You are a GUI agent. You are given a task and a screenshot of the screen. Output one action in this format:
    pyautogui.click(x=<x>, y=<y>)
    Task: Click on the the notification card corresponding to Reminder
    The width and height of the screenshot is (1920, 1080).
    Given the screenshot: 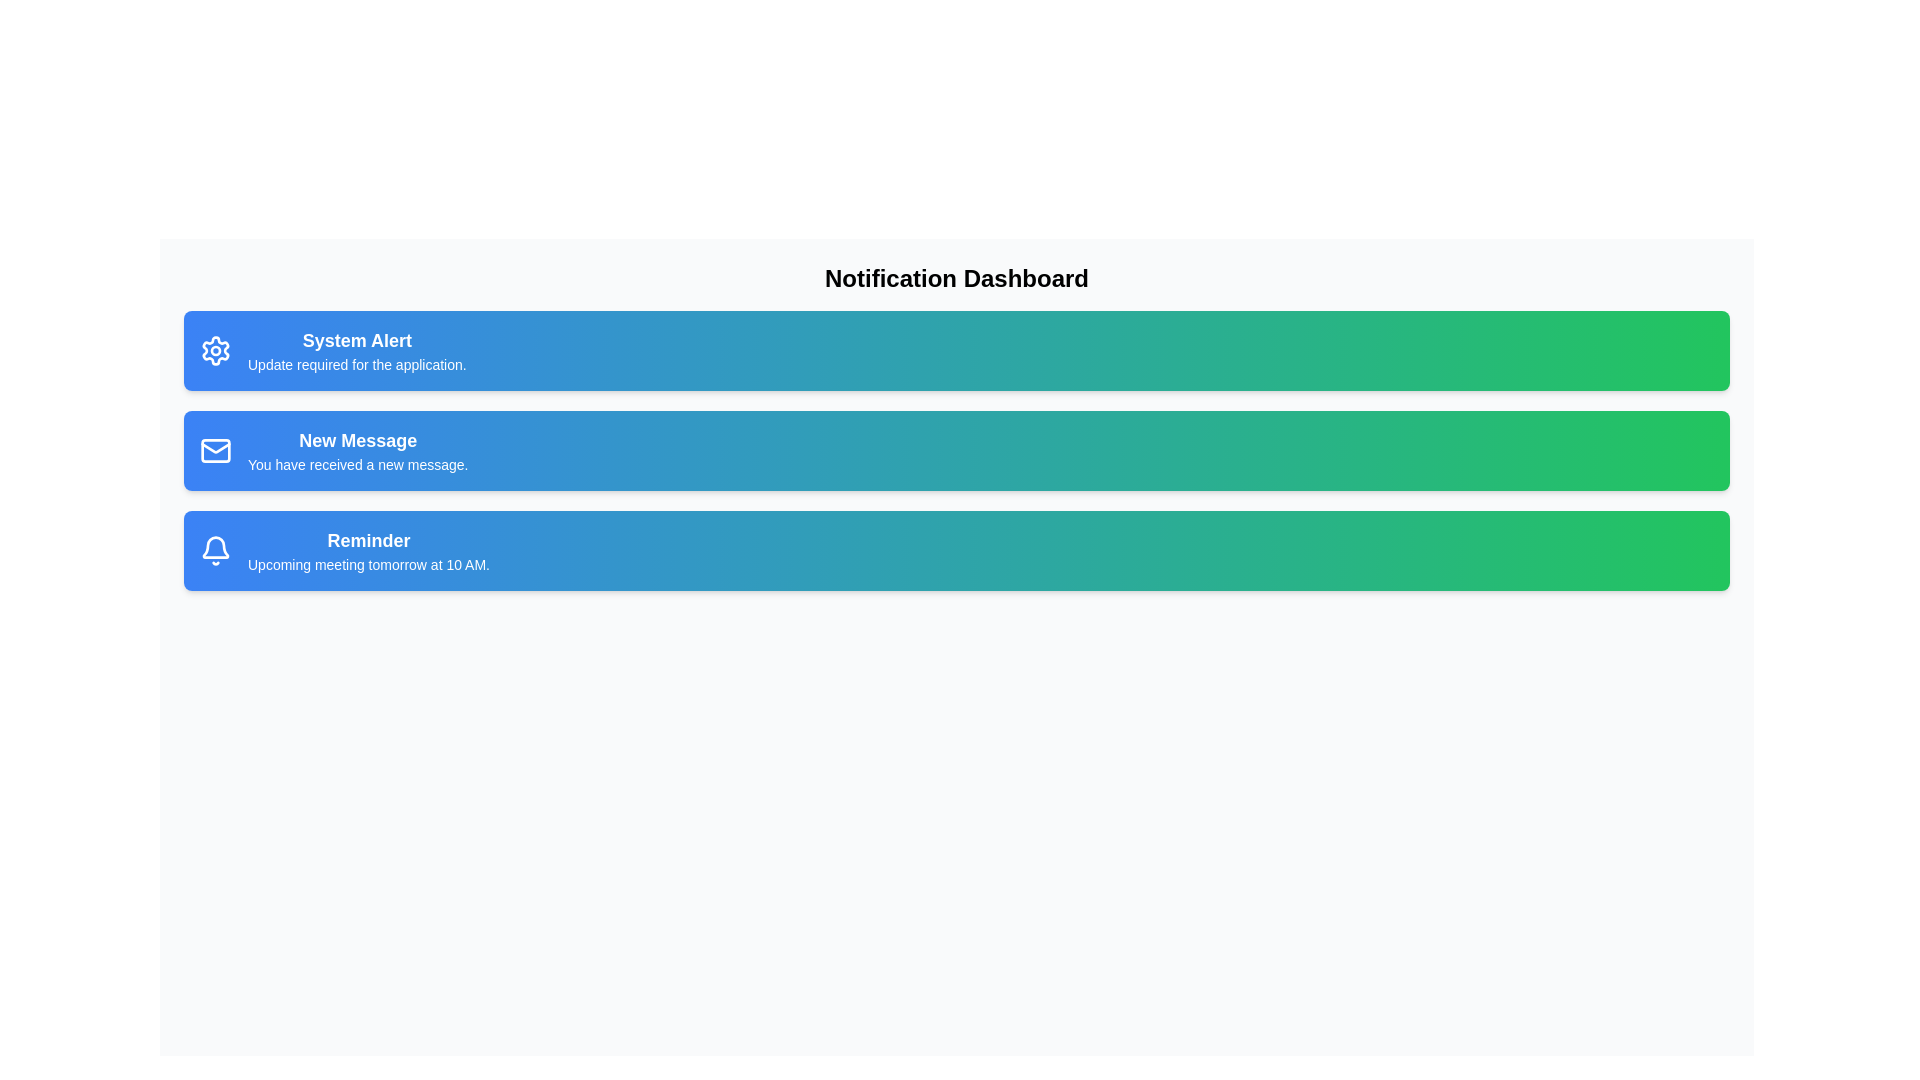 What is the action you would take?
    pyautogui.click(x=955, y=551)
    